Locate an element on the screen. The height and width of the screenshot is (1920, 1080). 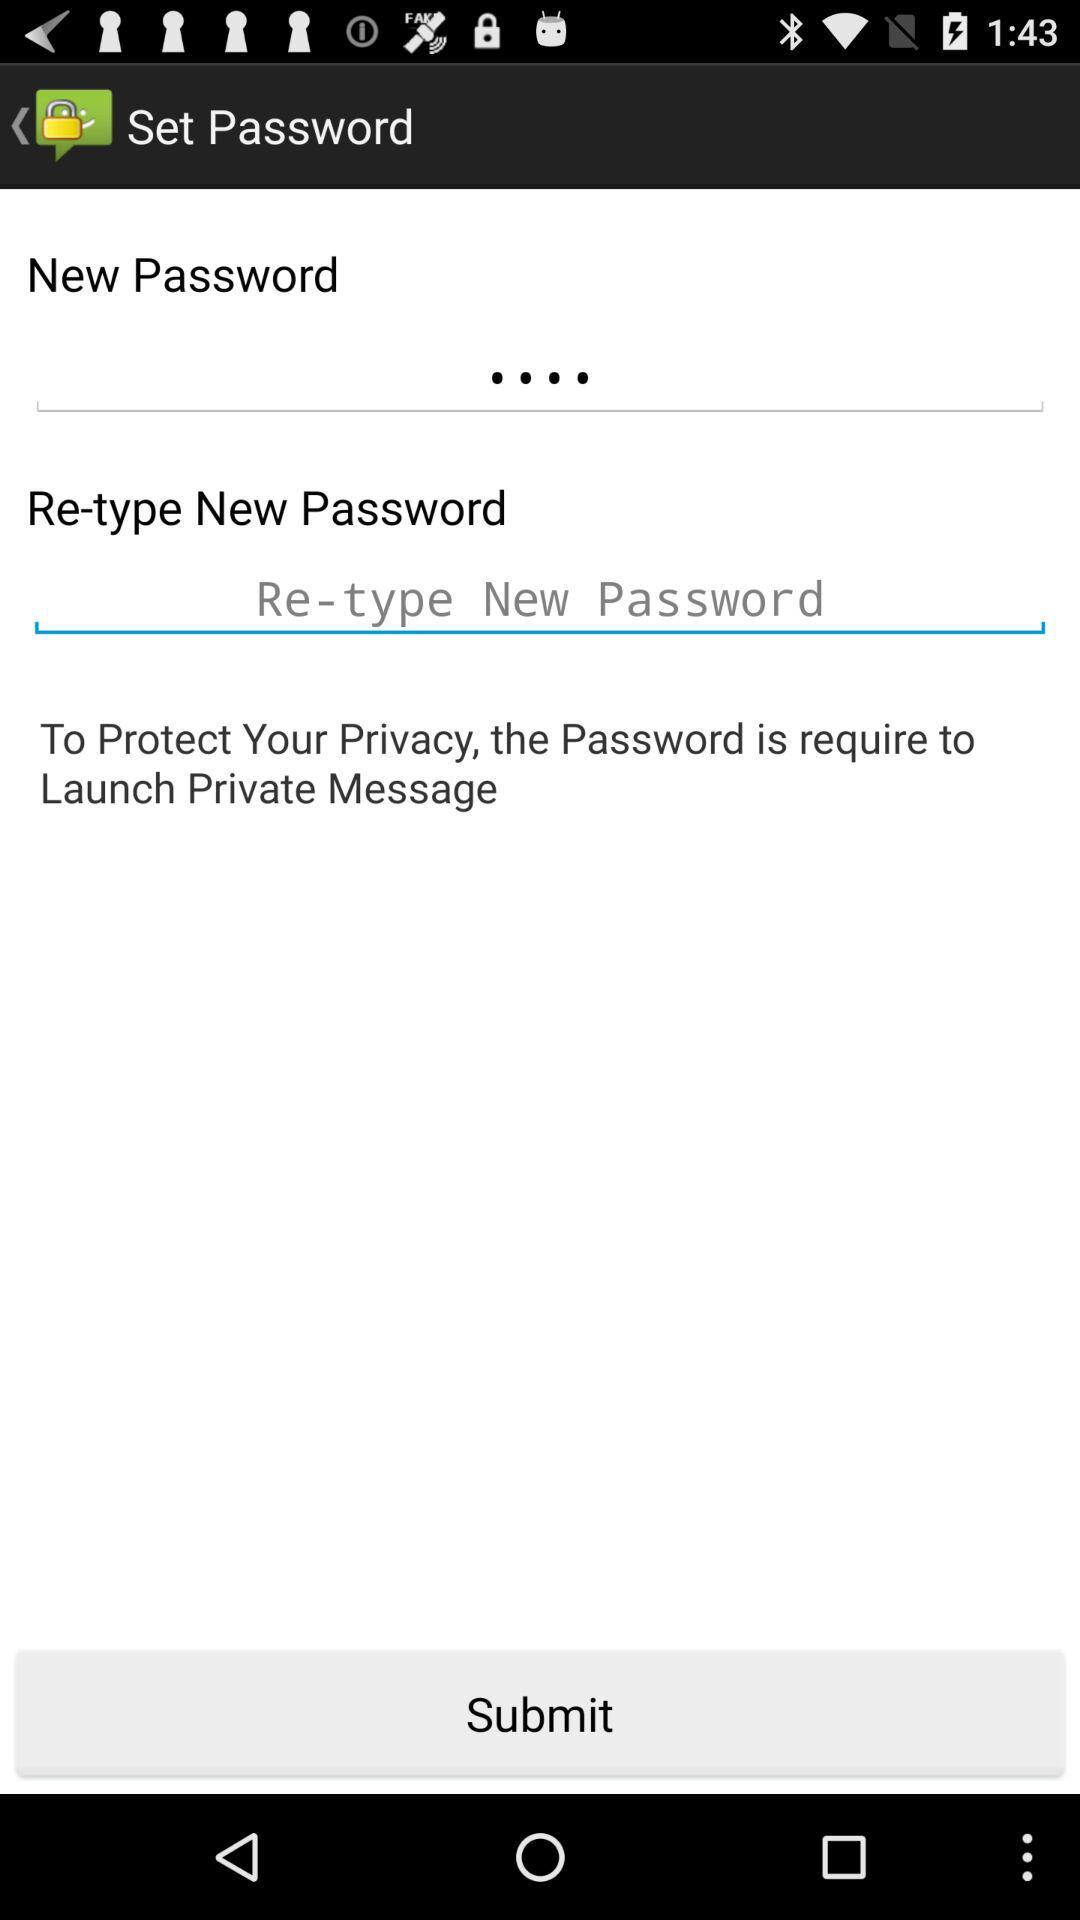
new password is located at coordinates (540, 596).